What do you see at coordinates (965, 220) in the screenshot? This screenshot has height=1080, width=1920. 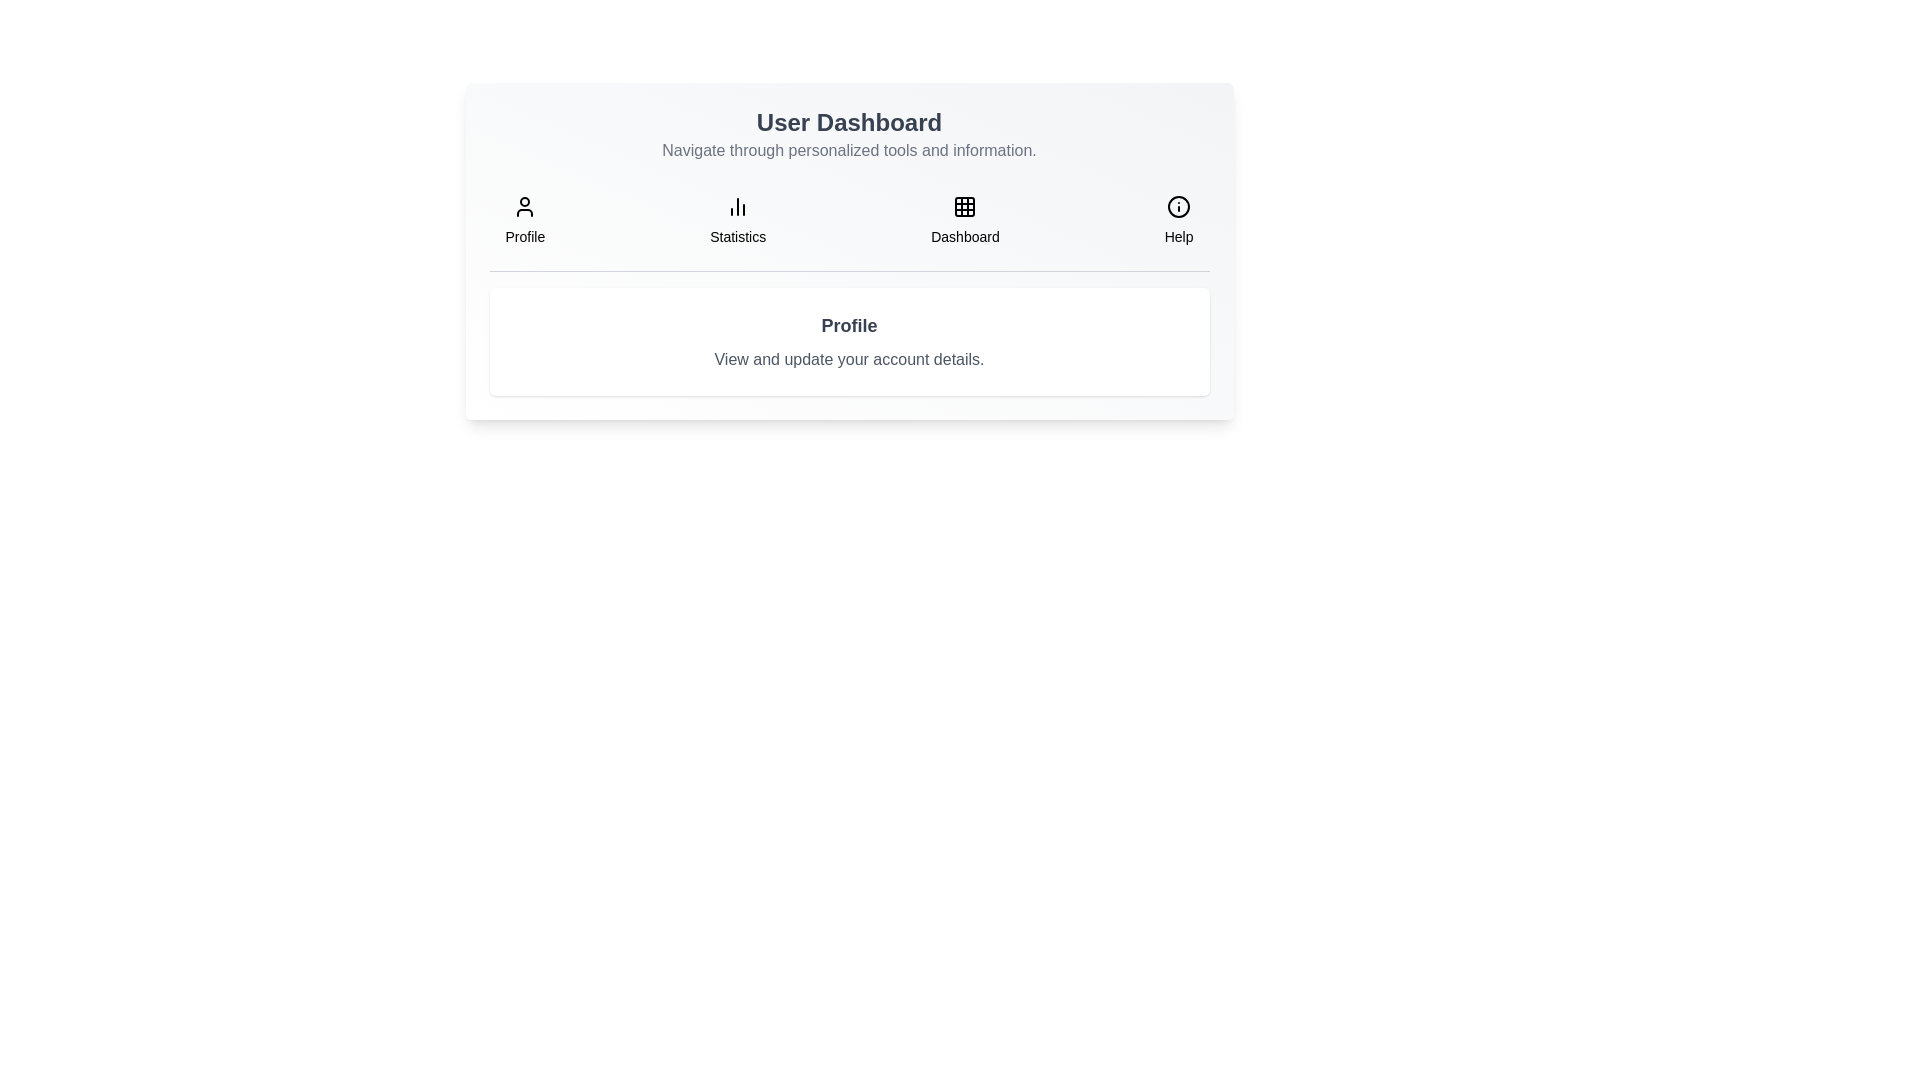 I see `the tab labeled Dashboard to navigate to its content` at bounding box center [965, 220].